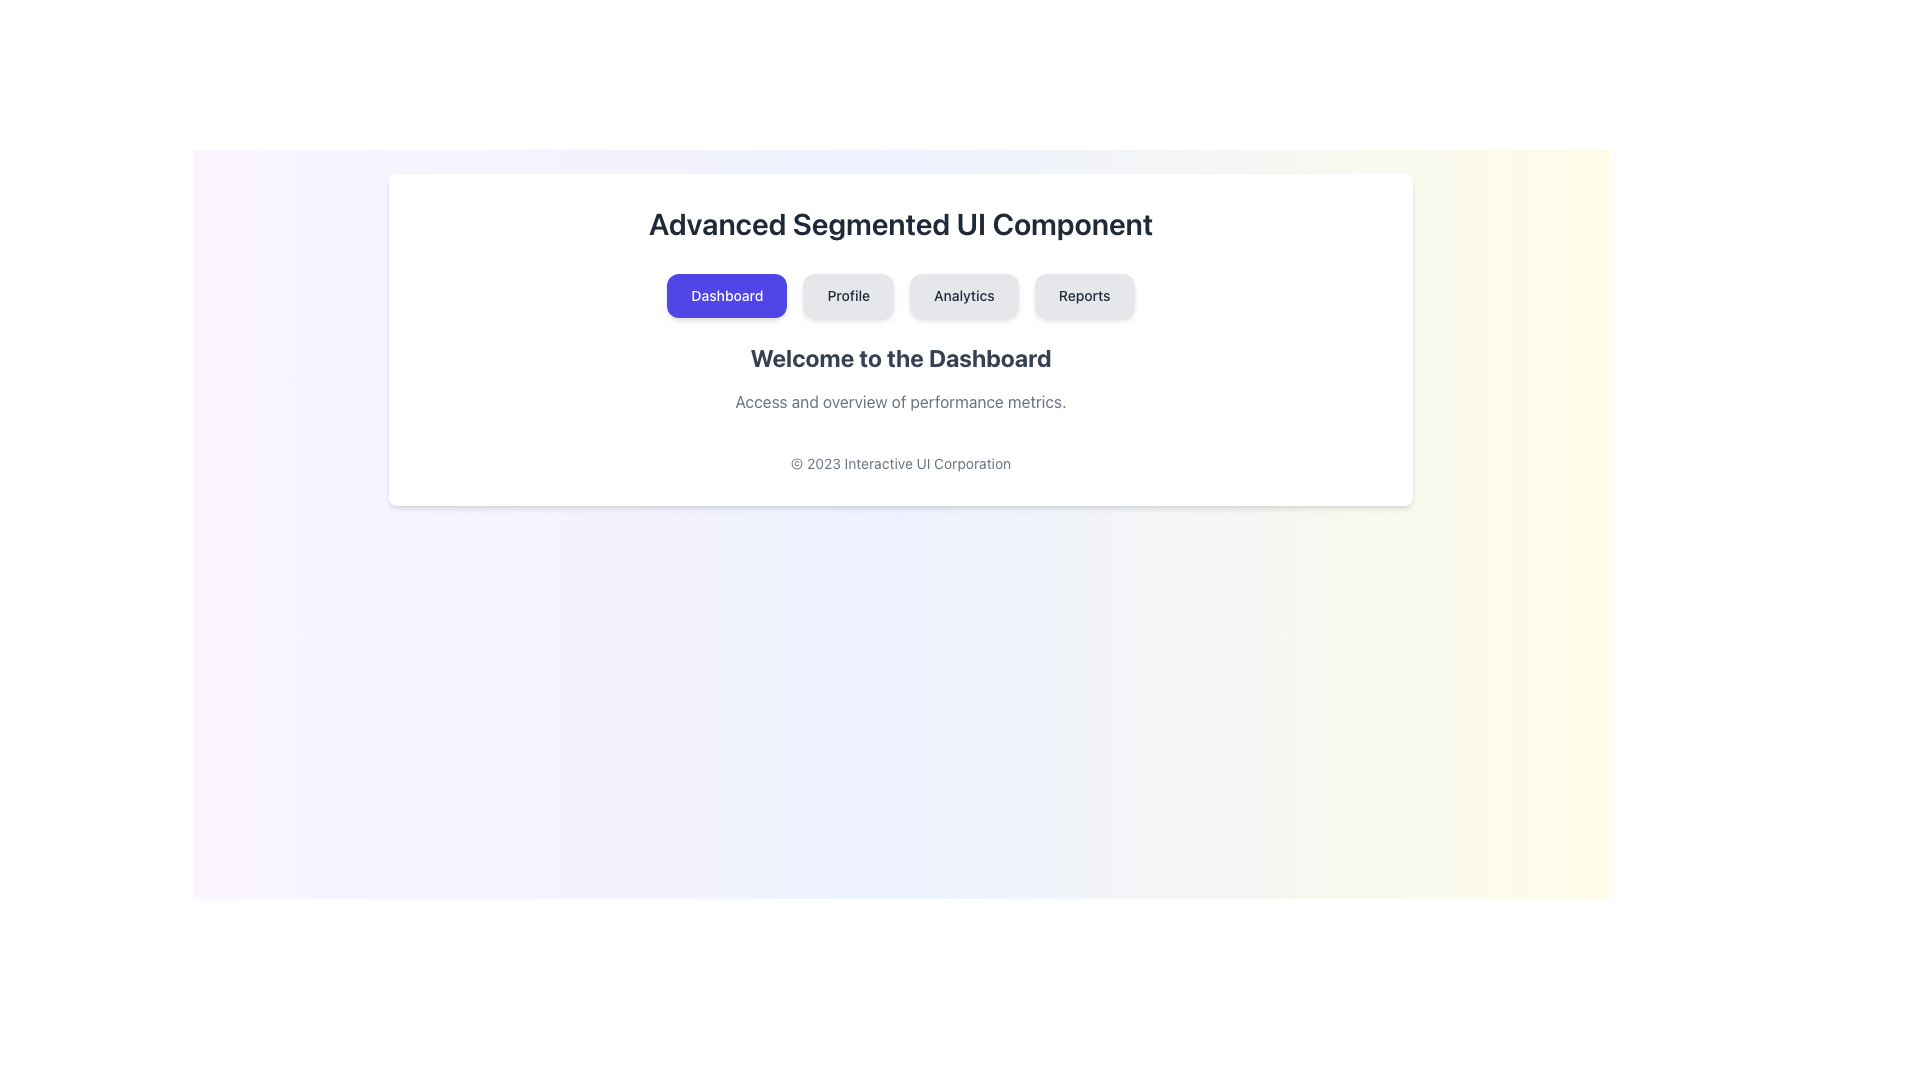  What do you see at coordinates (725, 296) in the screenshot?
I see `the 'Dashboard' button located at the top left of the panel` at bounding box center [725, 296].